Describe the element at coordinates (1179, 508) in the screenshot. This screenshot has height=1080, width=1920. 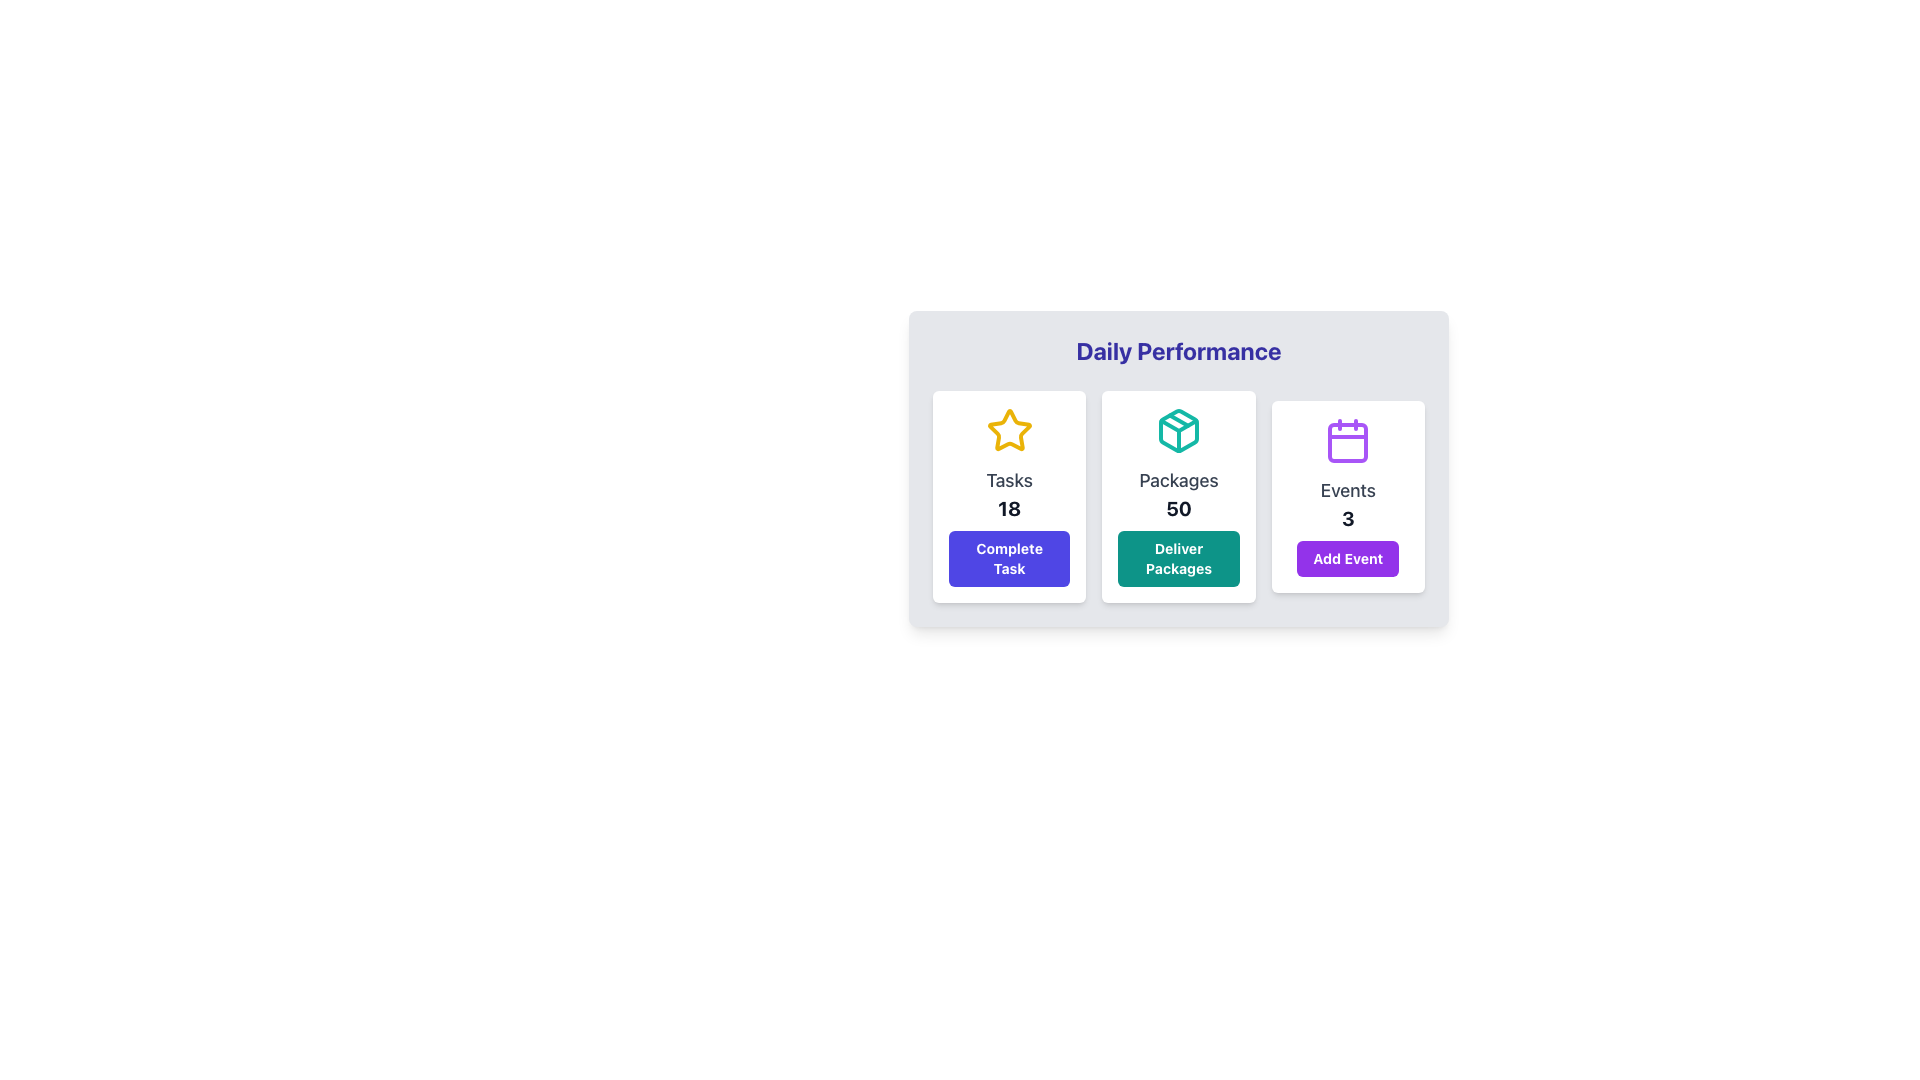
I see `the numerical value display element located in the middle card of the horizontal row, which is positioned centrally above the 'Deliver Packages' button and below the 'Packages' title` at that location.